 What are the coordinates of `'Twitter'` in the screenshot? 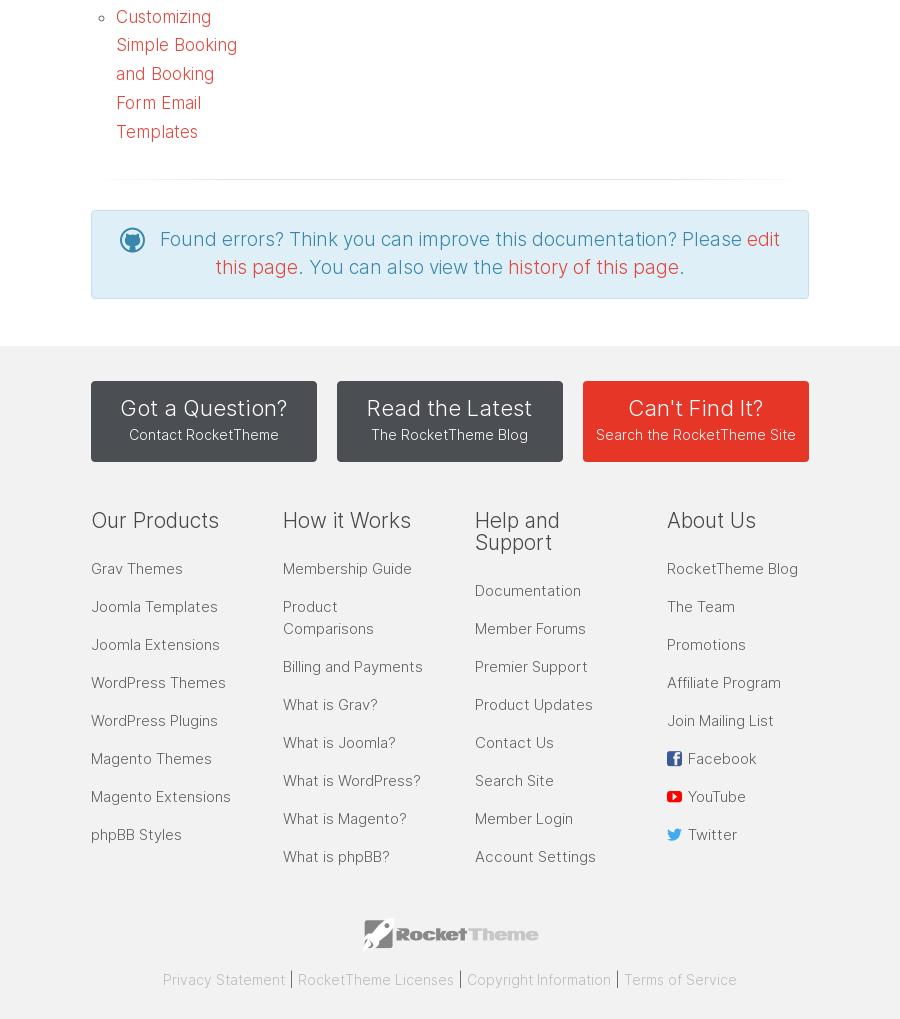 It's located at (709, 833).